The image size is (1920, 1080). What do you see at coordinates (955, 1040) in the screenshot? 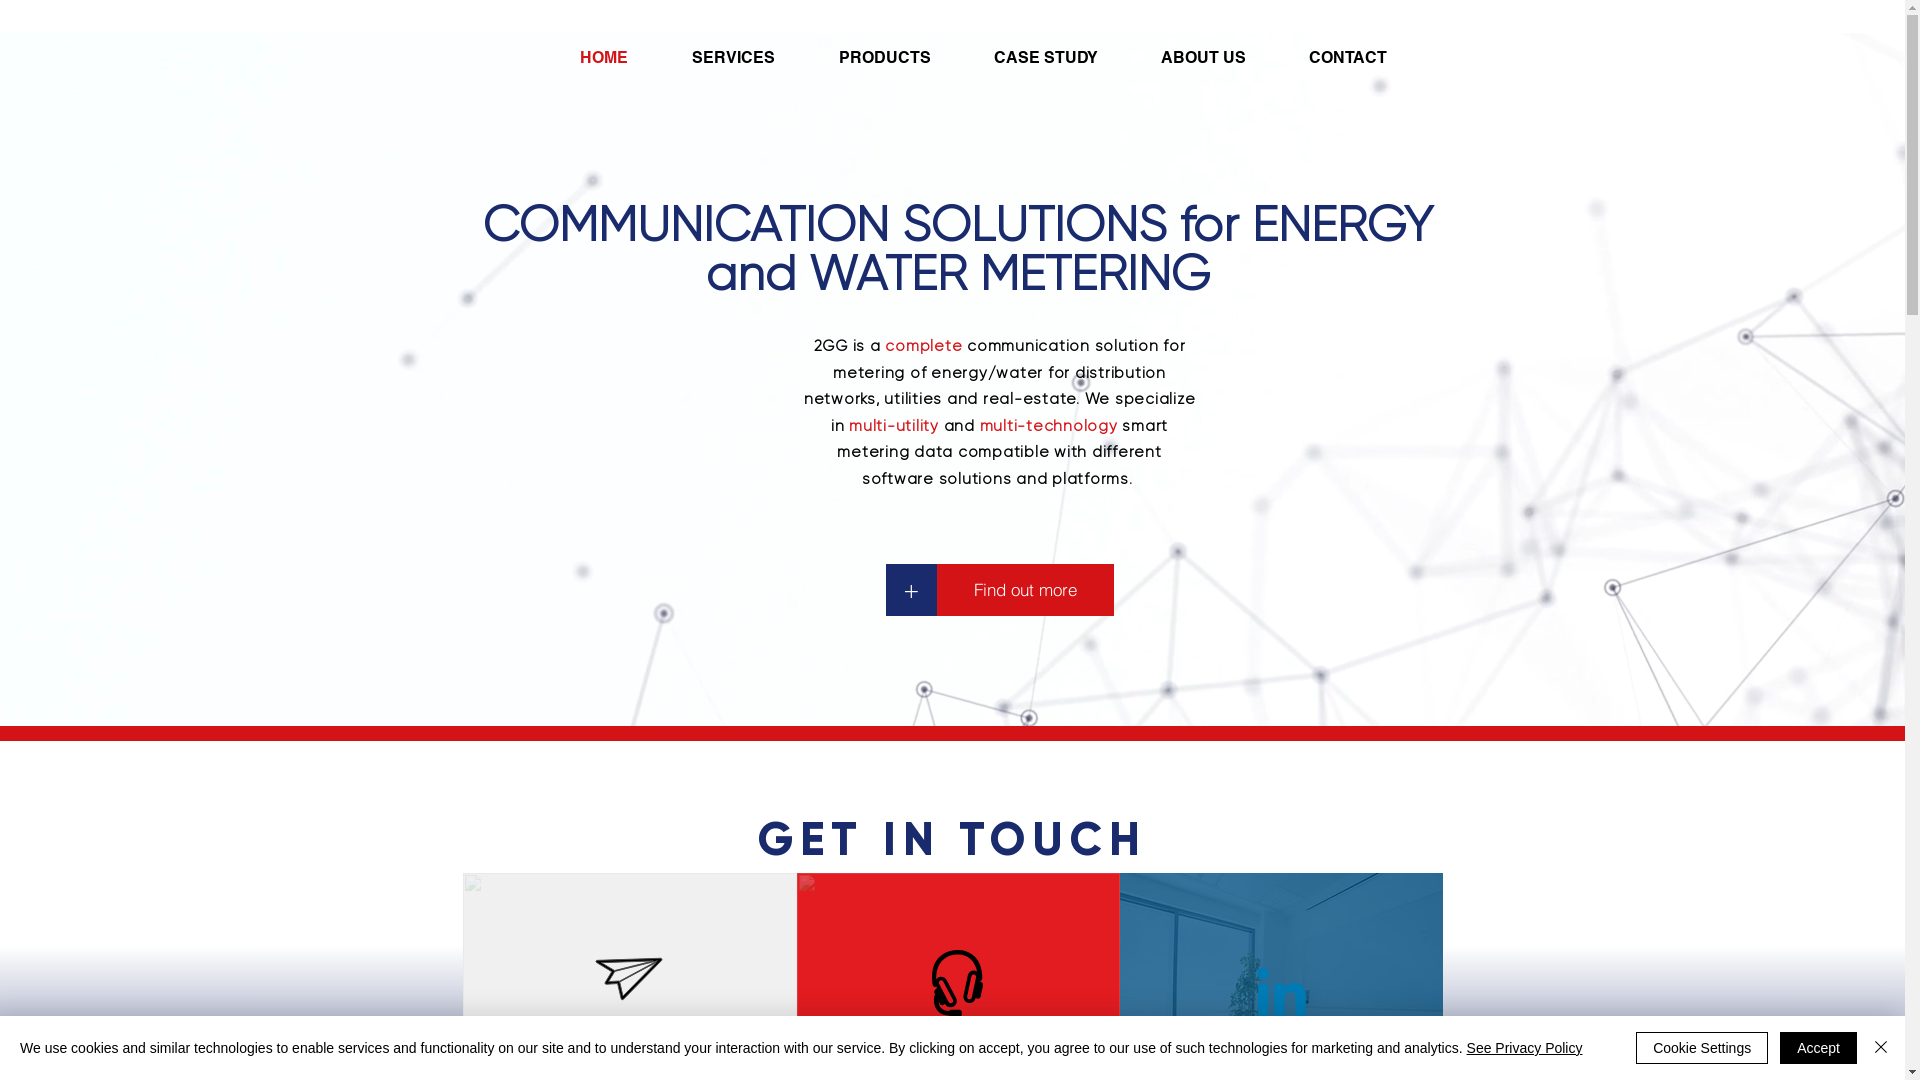
I see `'support@dsmeritve.si'` at bounding box center [955, 1040].